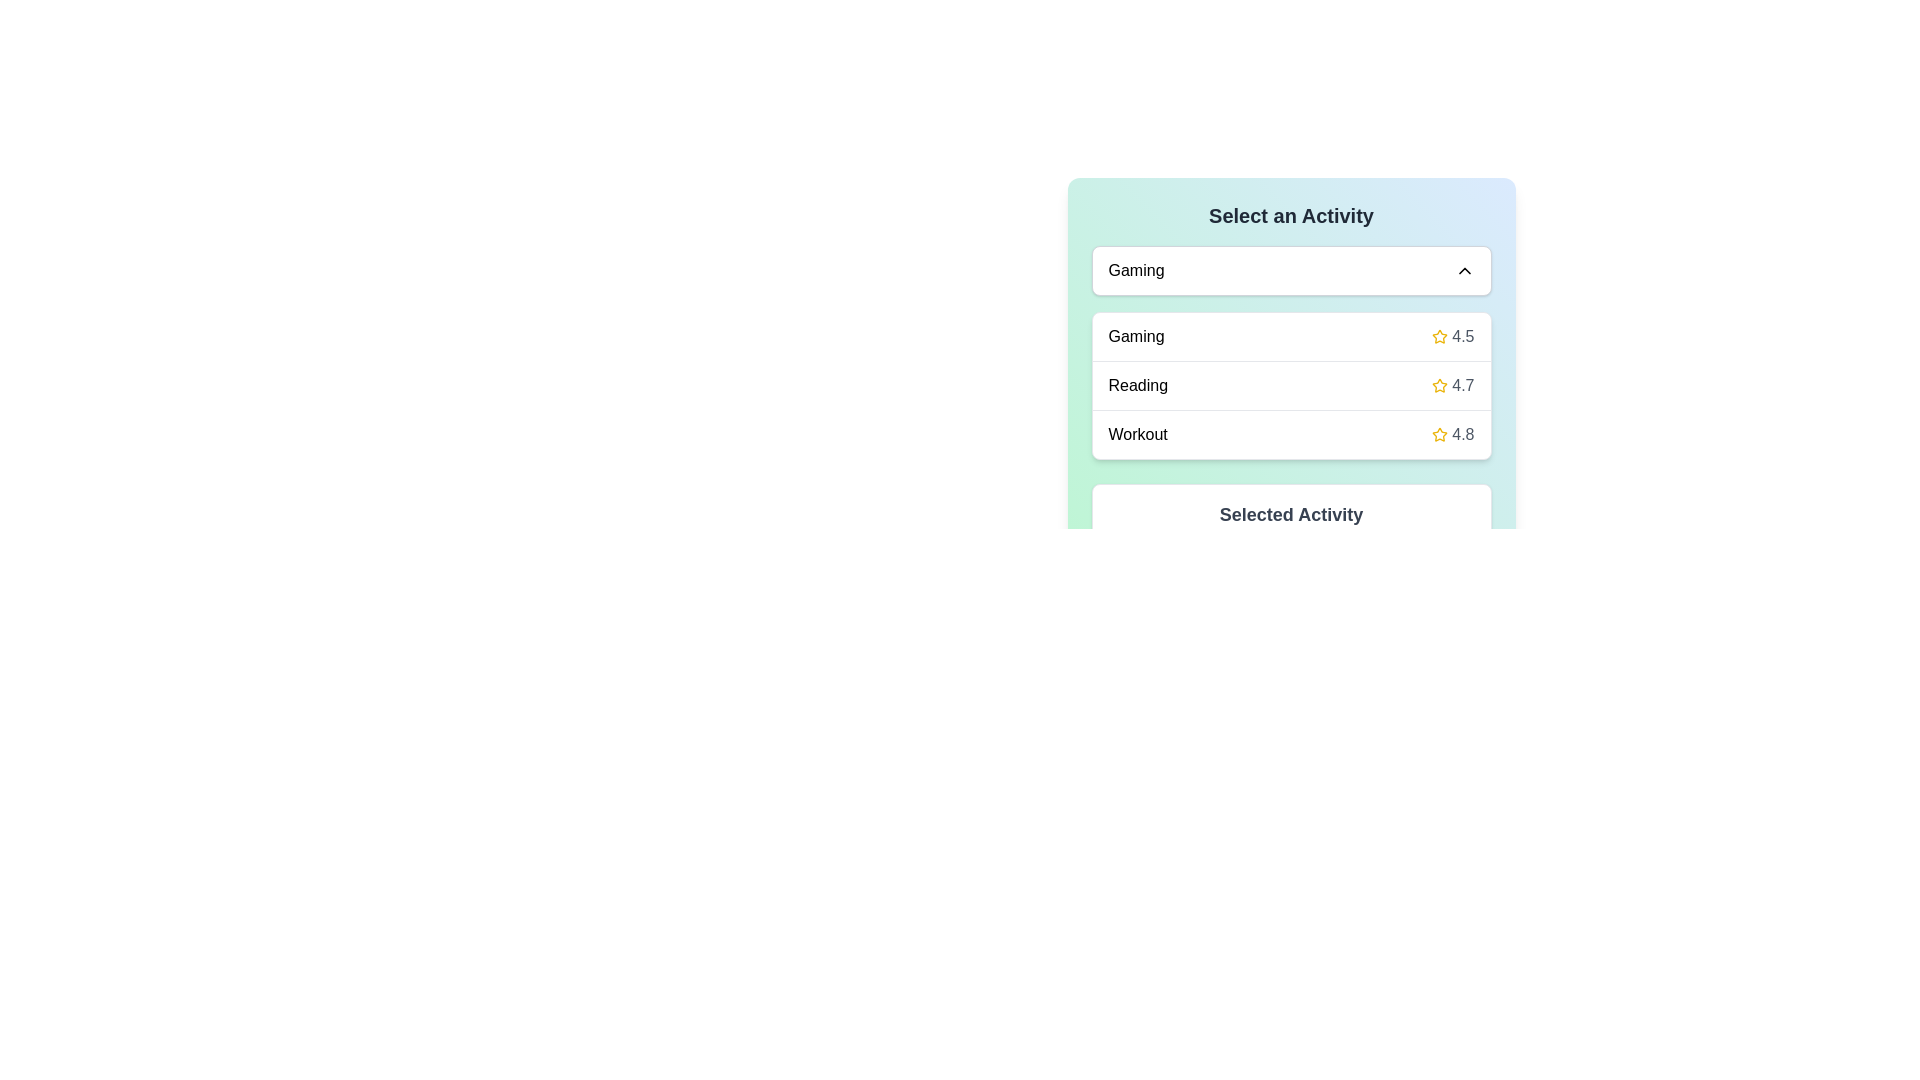  What do you see at coordinates (1453, 434) in the screenshot?
I see `the yellow star icon followed by the gray numerical text '4.8' indicating the rating, located to the right of the text 'Workout' in the third entry of the list` at bounding box center [1453, 434].